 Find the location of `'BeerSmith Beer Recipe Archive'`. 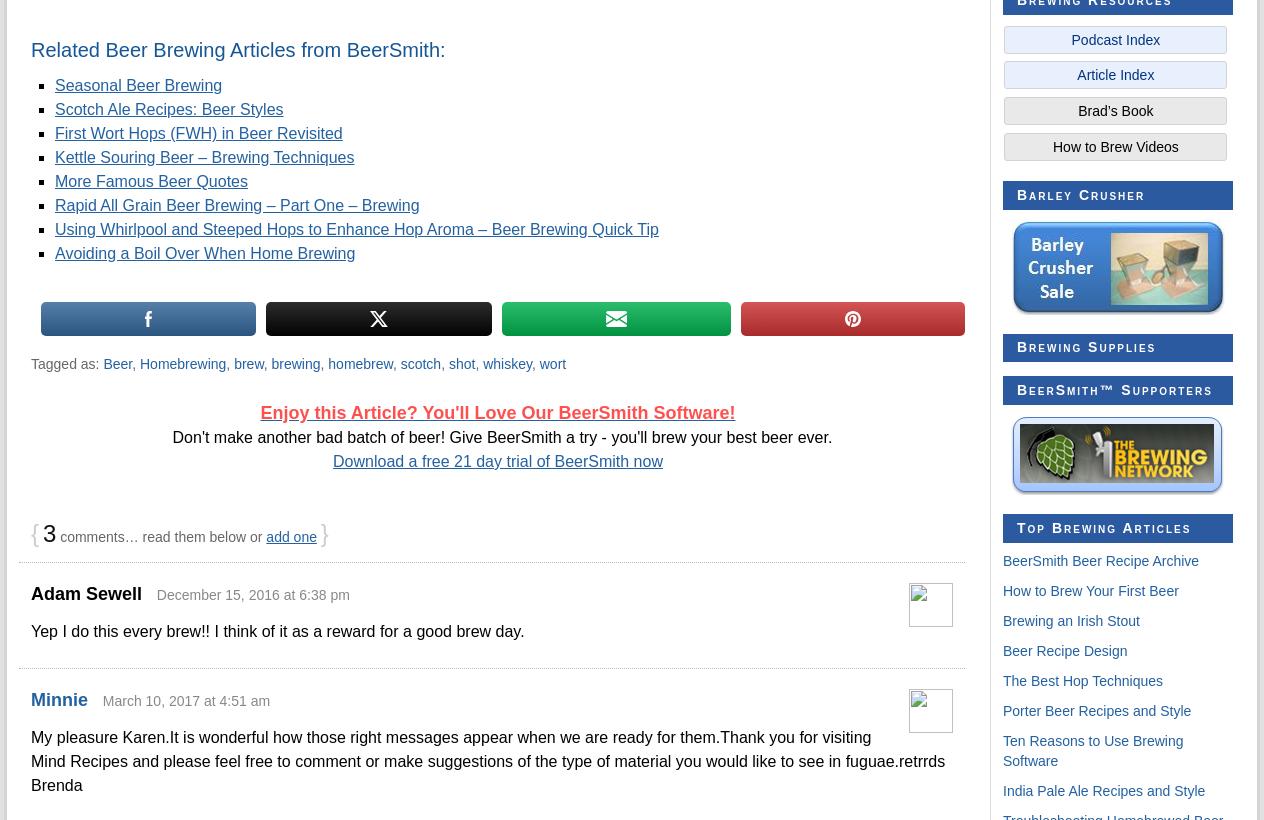

'BeerSmith Beer Recipe Archive' is located at coordinates (1099, 559).